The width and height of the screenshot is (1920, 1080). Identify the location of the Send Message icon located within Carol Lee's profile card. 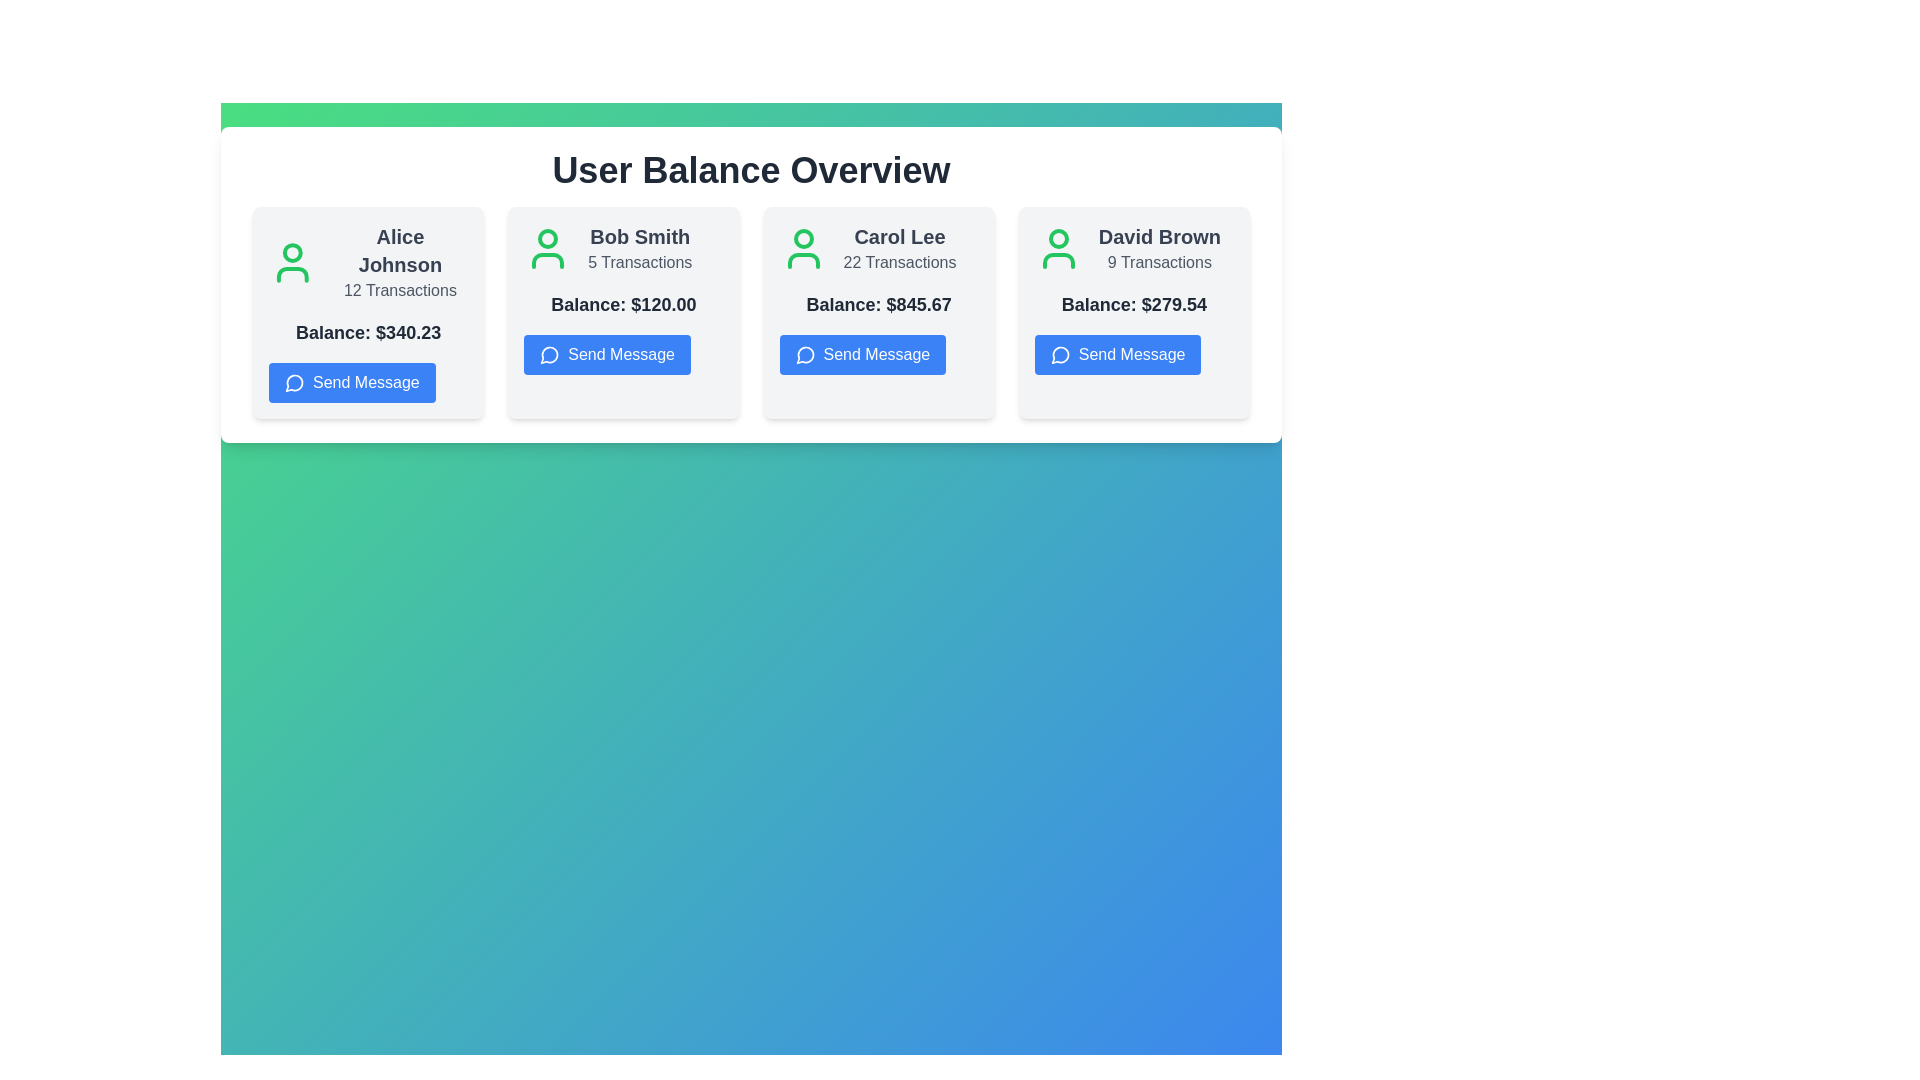
(805, 353).